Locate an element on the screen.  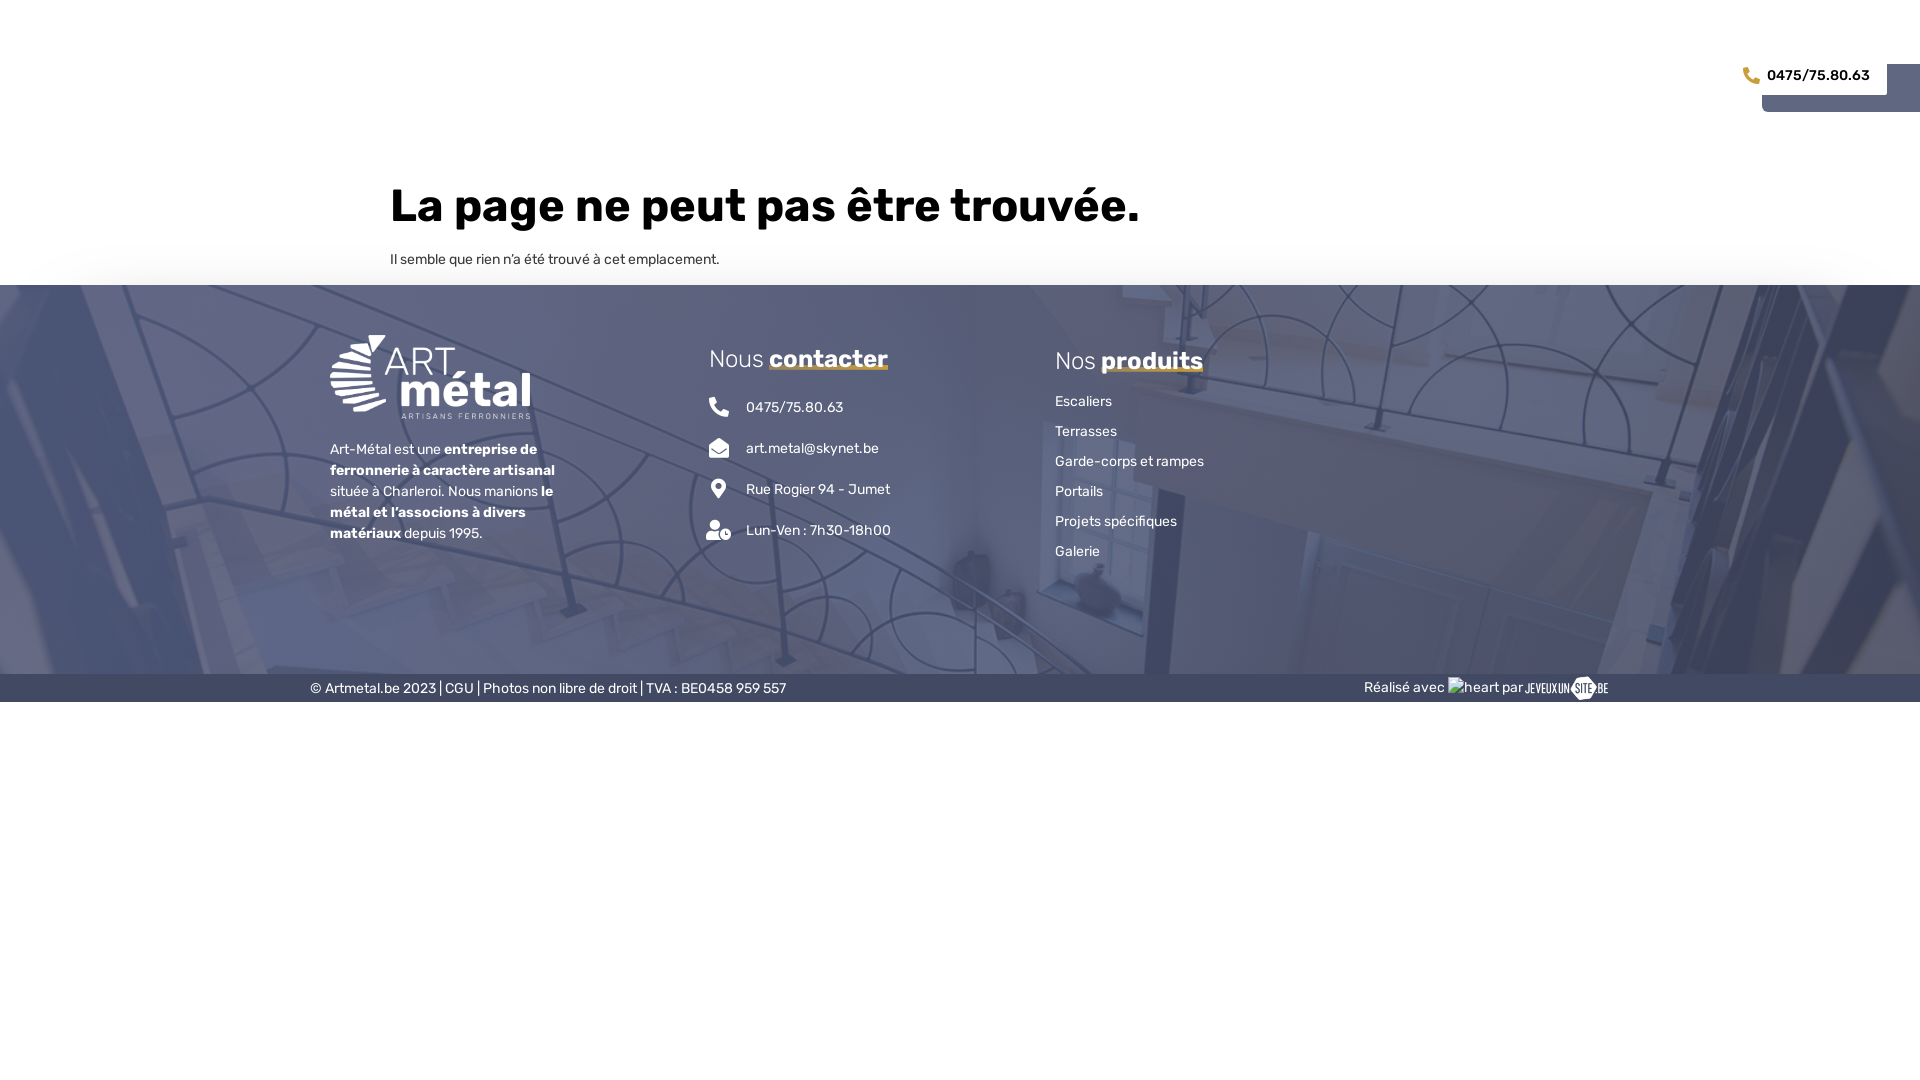
'CGU' is located at coordinates (444, 687).